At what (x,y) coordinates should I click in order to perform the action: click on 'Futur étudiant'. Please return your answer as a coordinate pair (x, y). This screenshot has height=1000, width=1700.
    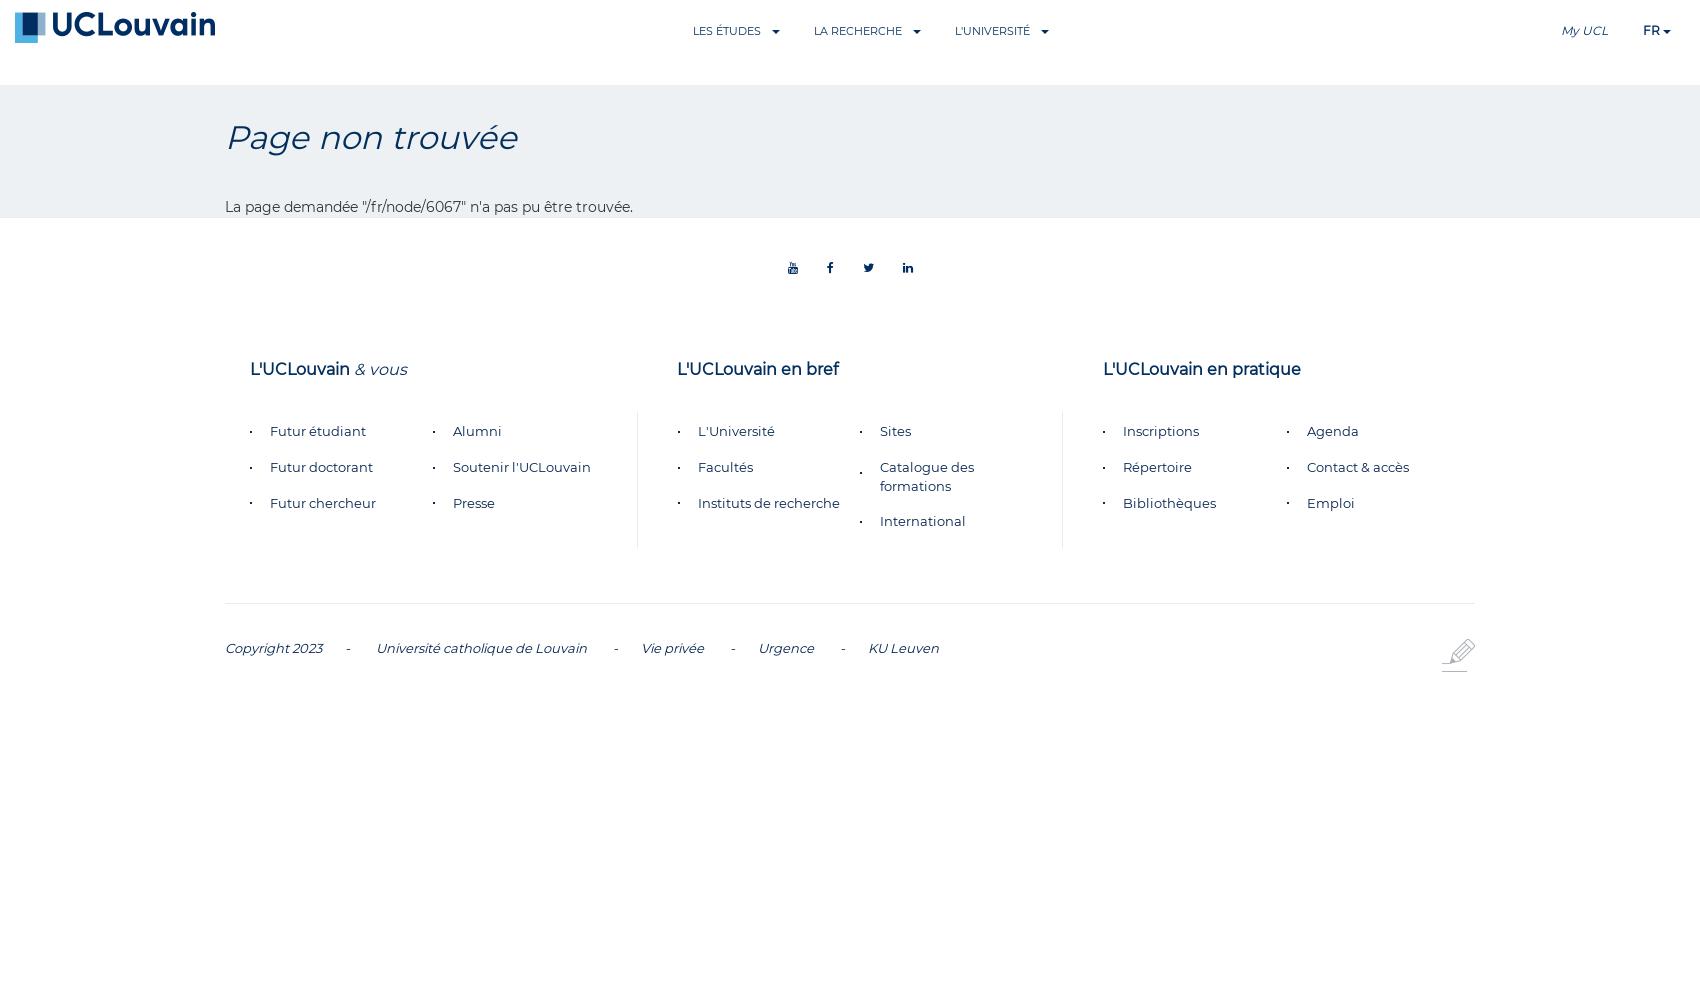
    Looking at the image, I should click on (269, 431).